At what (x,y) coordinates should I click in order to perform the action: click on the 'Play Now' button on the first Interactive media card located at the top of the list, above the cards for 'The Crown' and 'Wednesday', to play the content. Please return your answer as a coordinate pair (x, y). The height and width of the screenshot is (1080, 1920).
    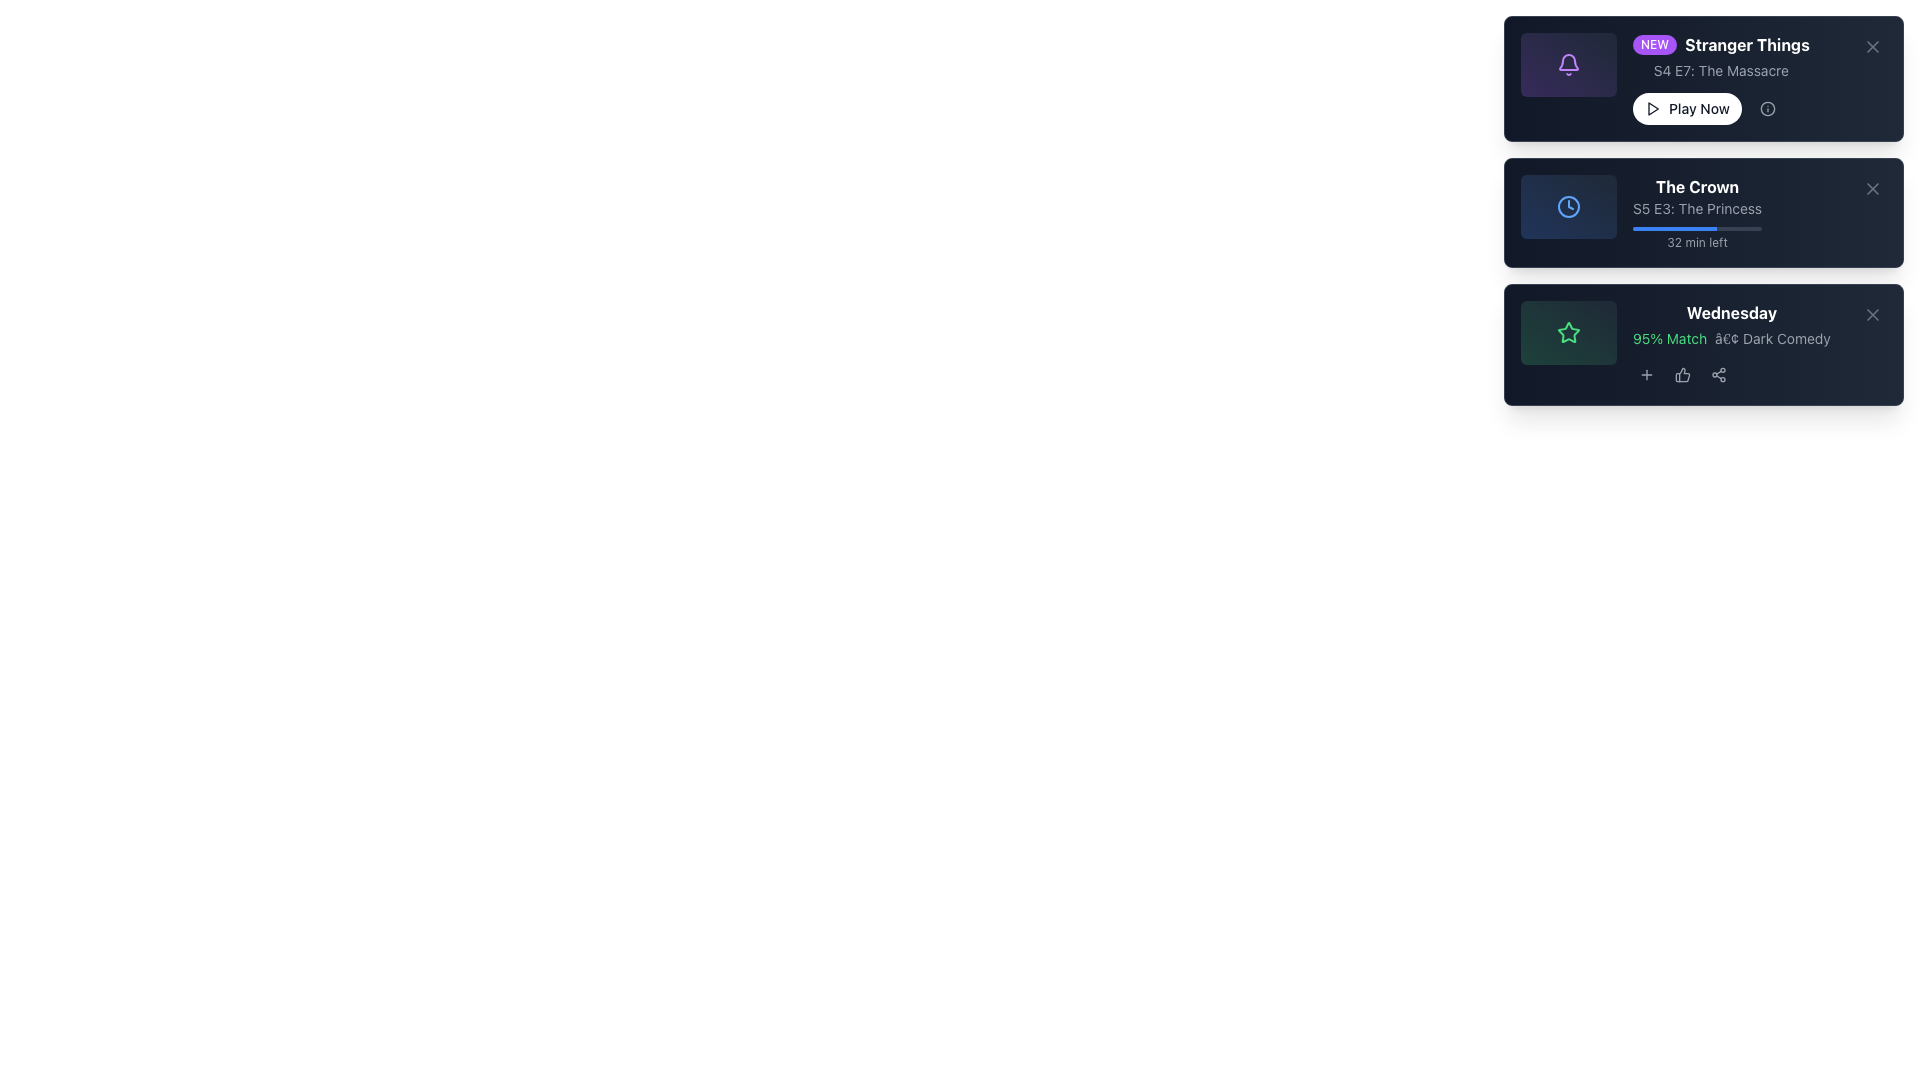
    Looking at the image, I should click on (1703, 77).